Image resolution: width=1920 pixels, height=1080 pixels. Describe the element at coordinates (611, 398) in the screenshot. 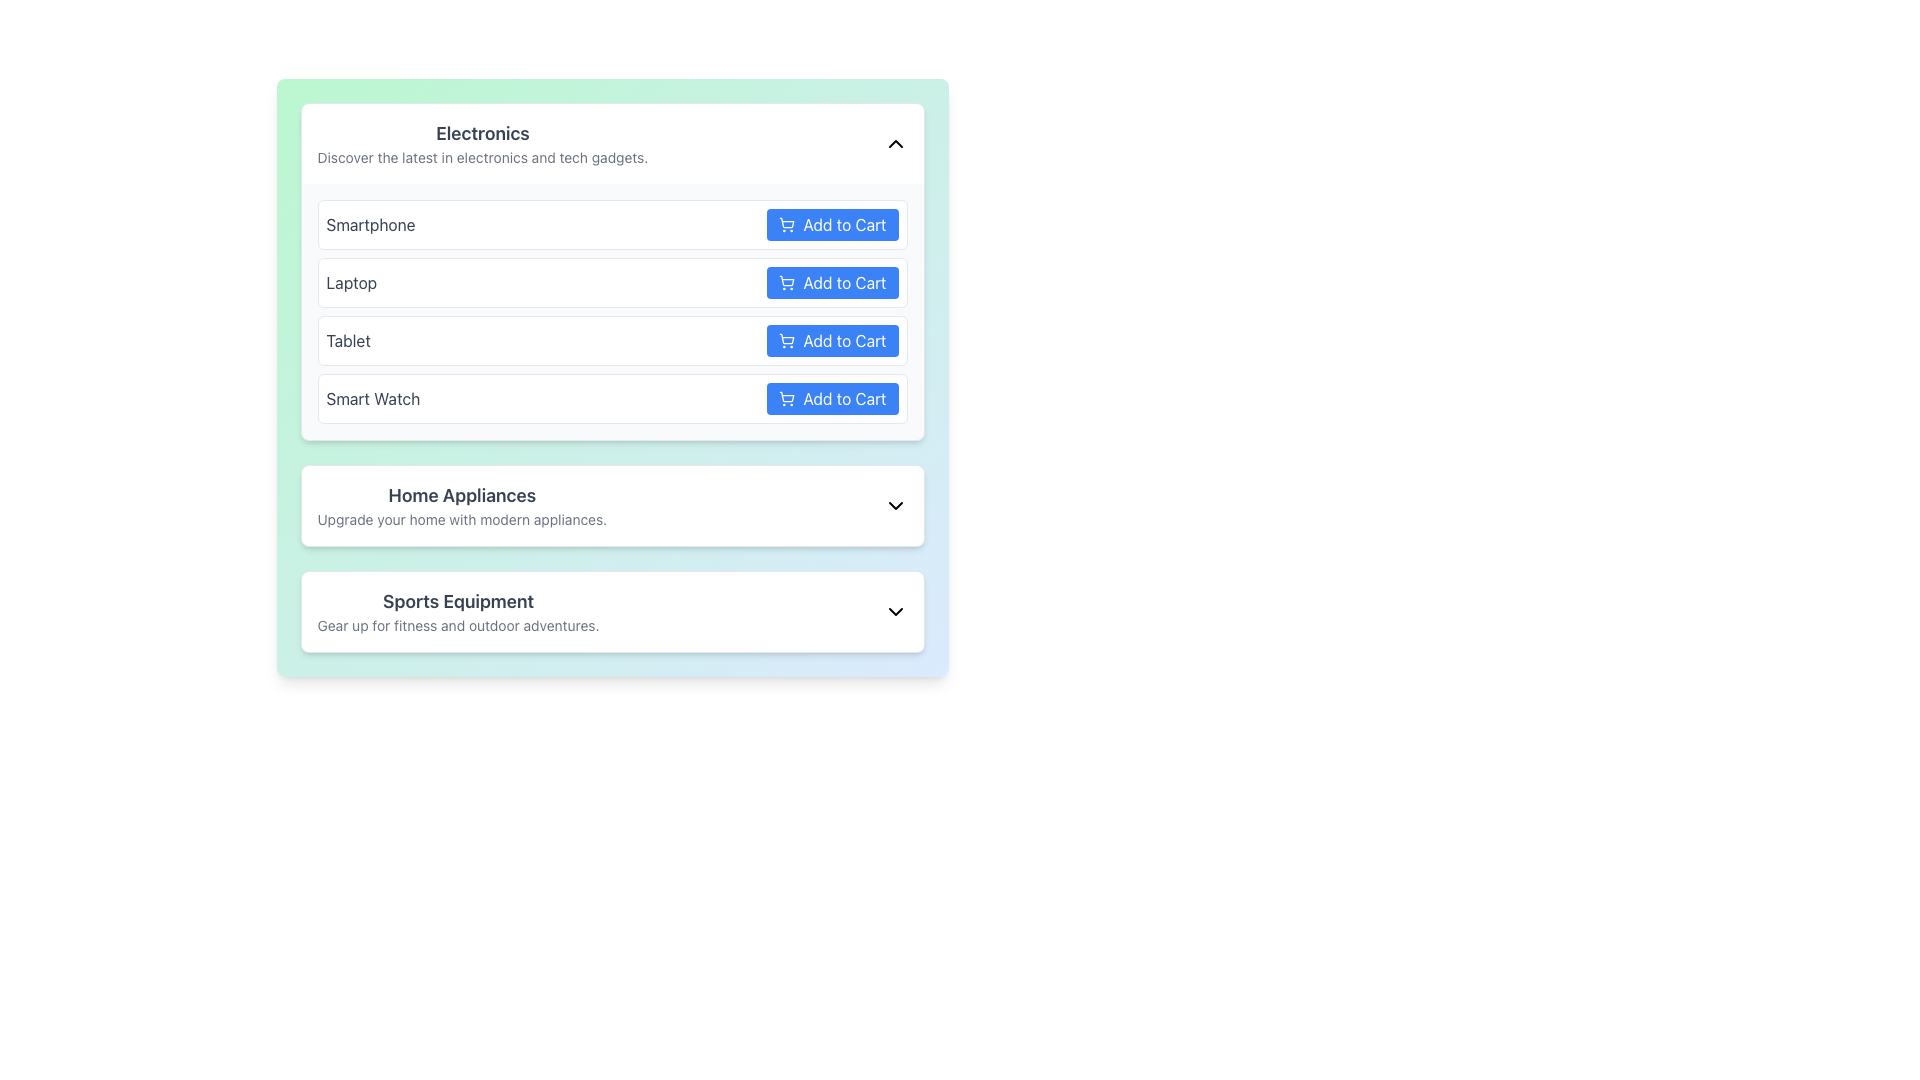

I see `product name from the fourth item in the Electronics category, which is labeled 'Smart Watch'` at that location.